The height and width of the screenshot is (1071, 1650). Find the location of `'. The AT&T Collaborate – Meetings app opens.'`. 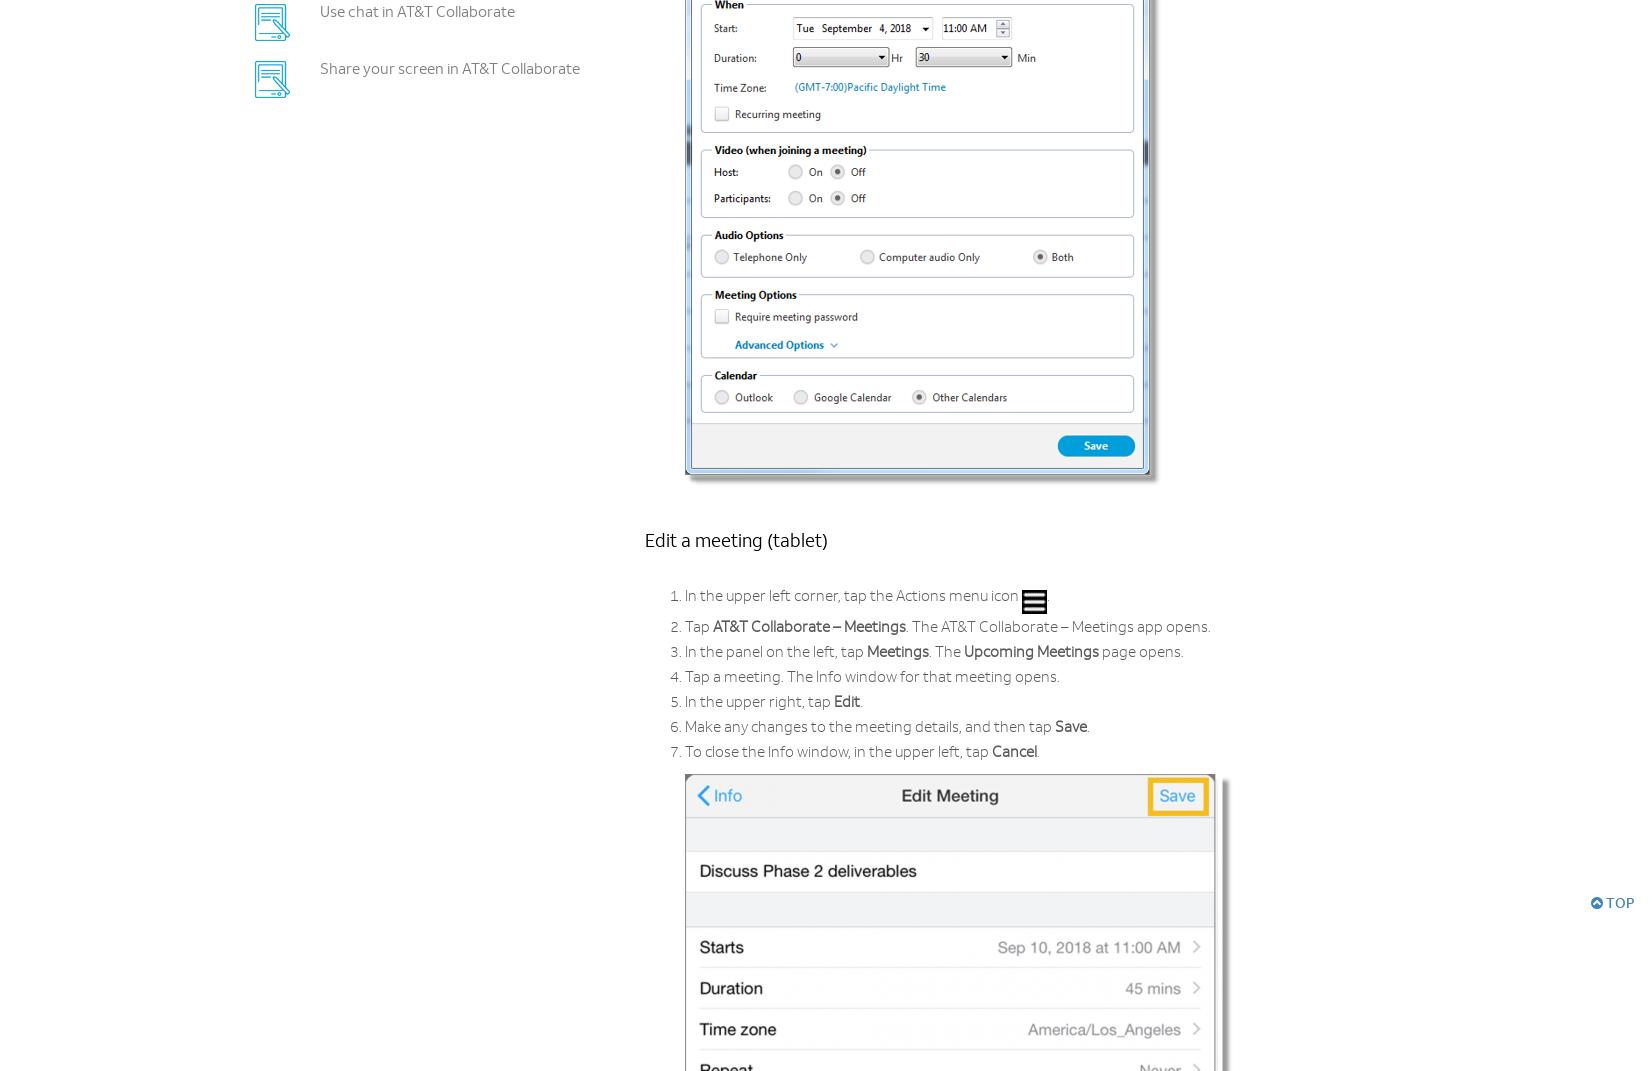

'. The AT&T Collaborate – Meetings app opens.' is located at coordinates (1058, 627).